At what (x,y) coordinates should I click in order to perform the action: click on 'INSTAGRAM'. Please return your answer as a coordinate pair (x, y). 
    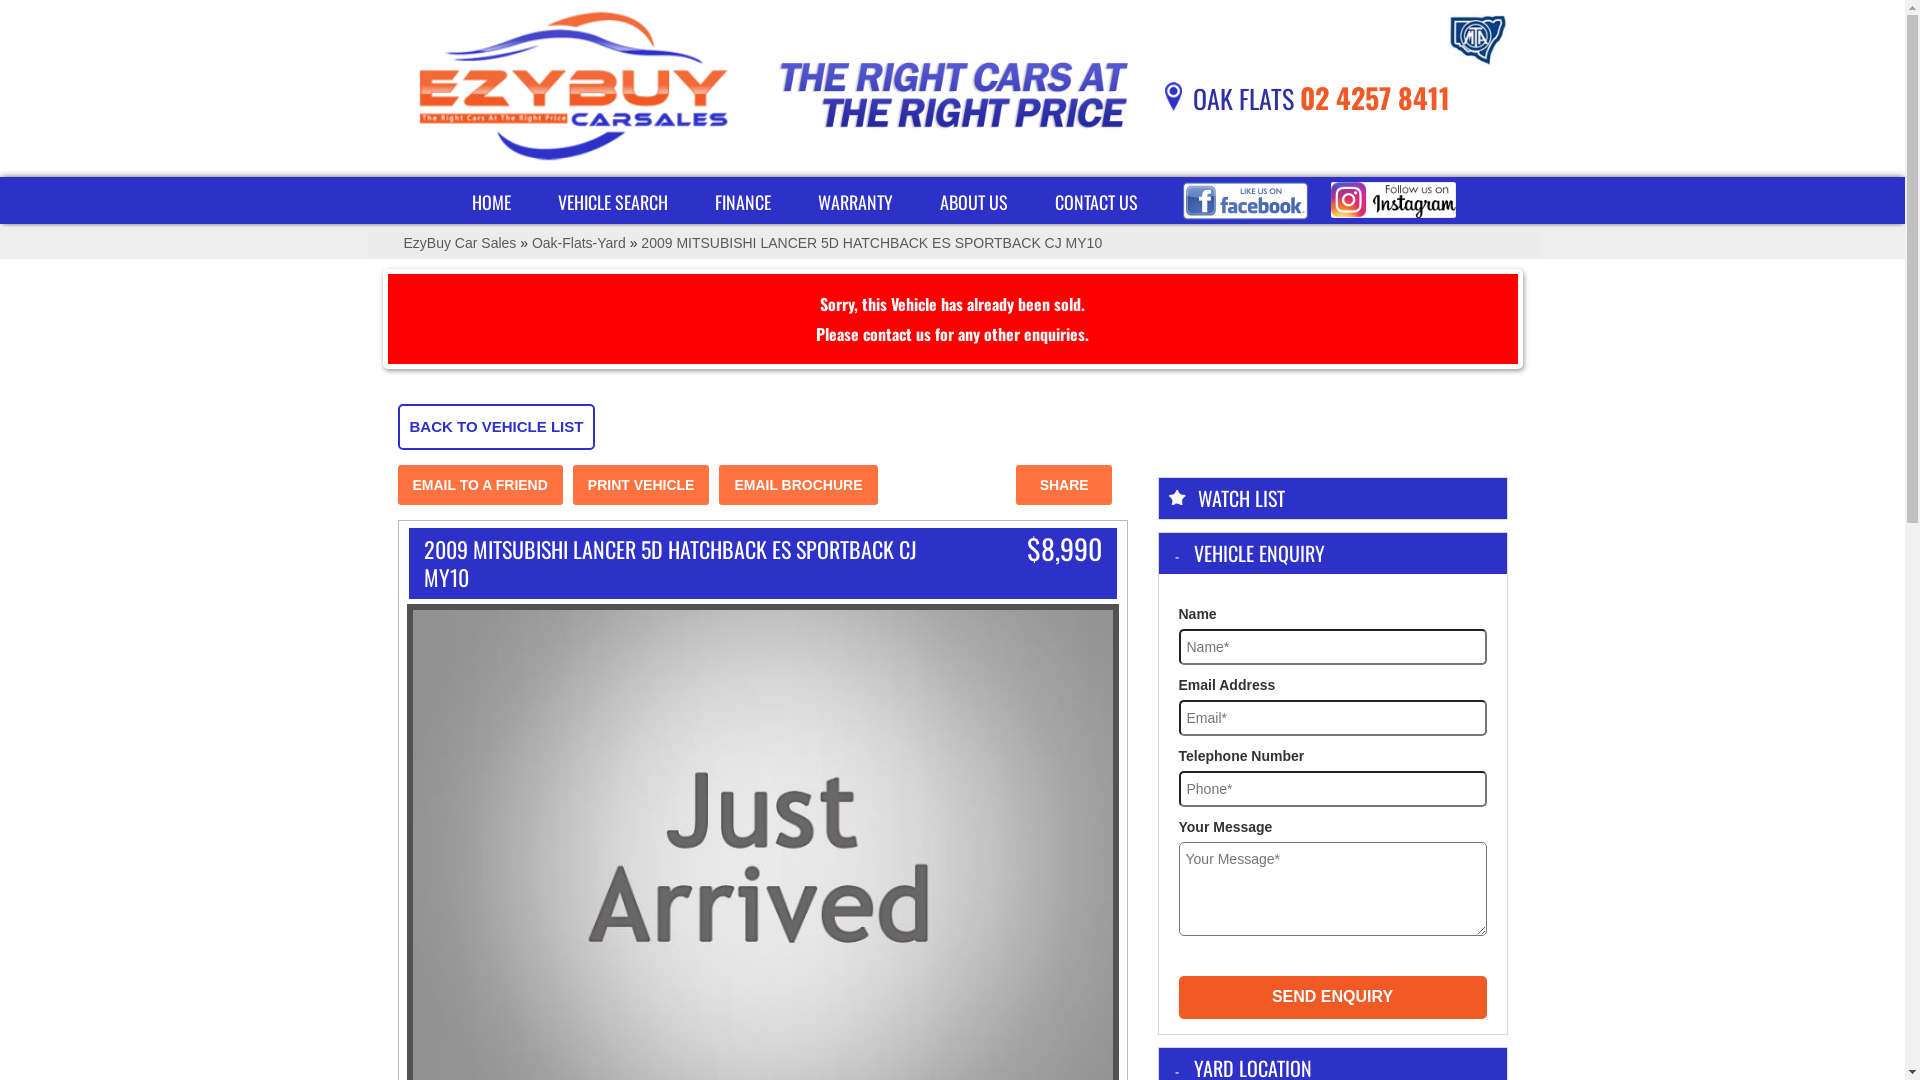
    Looking at the image, I should click on (1391, 200).